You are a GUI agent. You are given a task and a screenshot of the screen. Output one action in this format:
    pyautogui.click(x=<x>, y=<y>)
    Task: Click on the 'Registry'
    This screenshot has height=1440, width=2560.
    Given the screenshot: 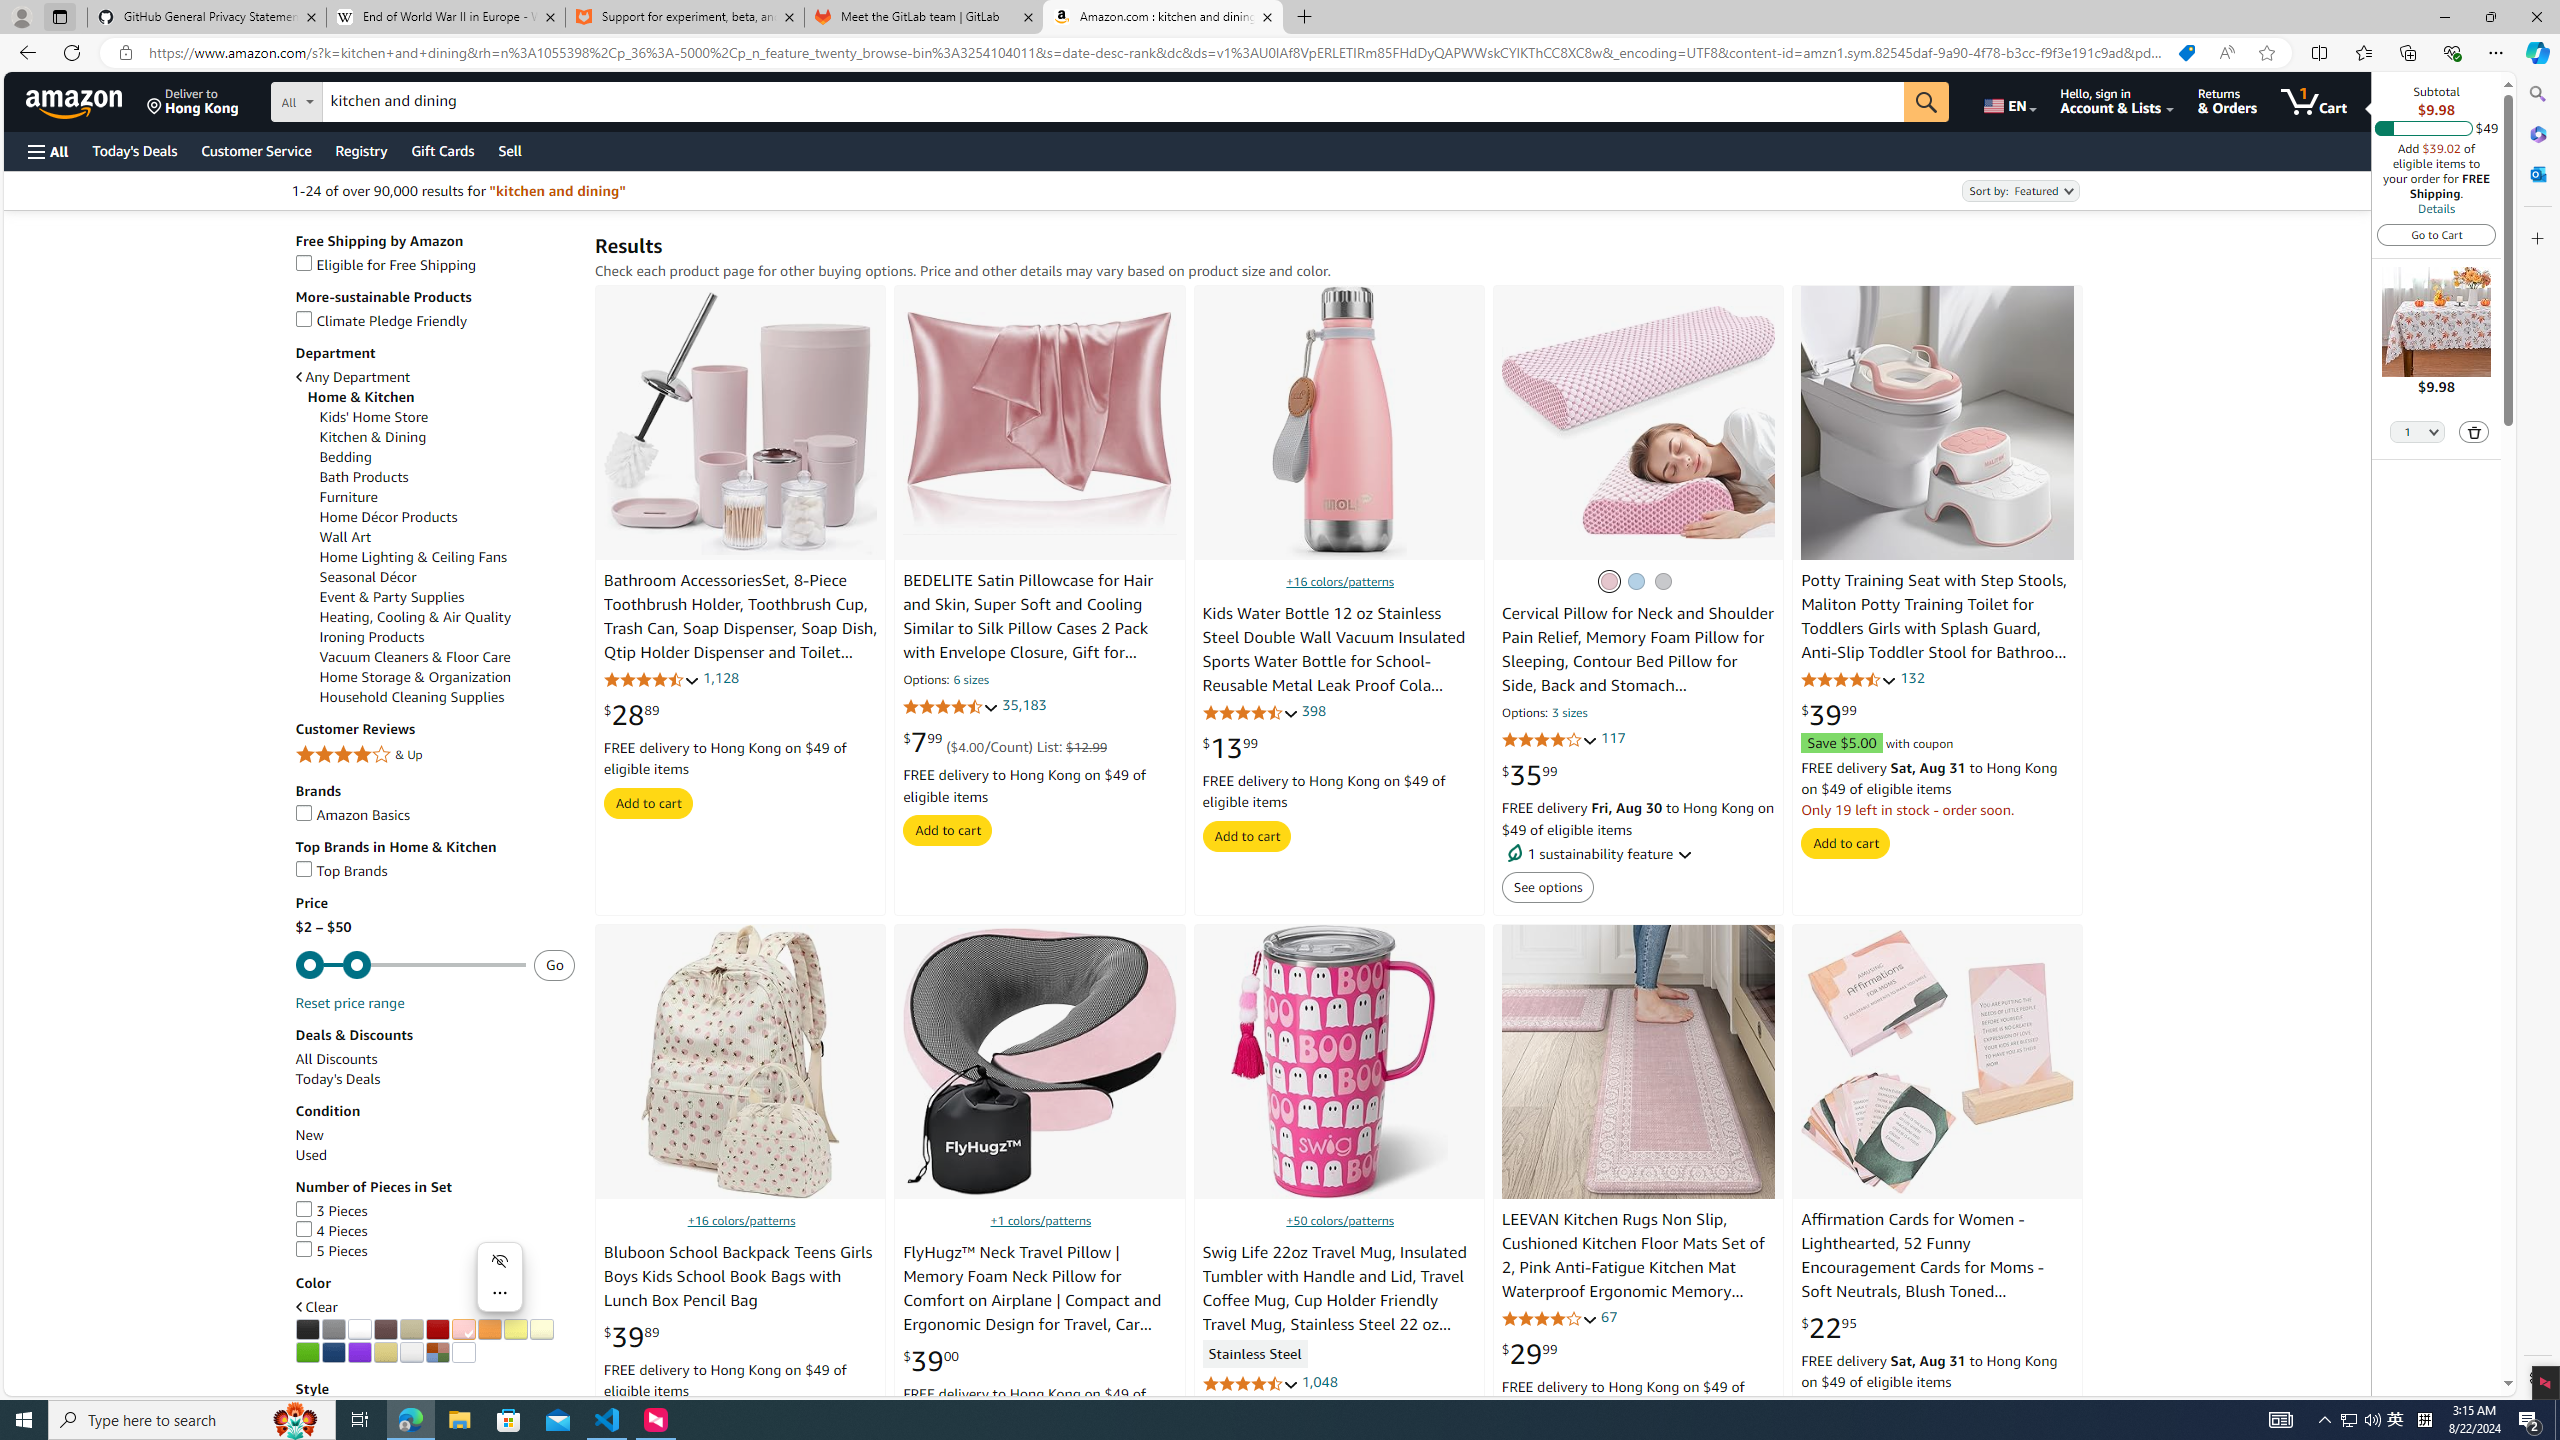 What is the action you would take?
    pyautogui.click(x=359, y=150)
    